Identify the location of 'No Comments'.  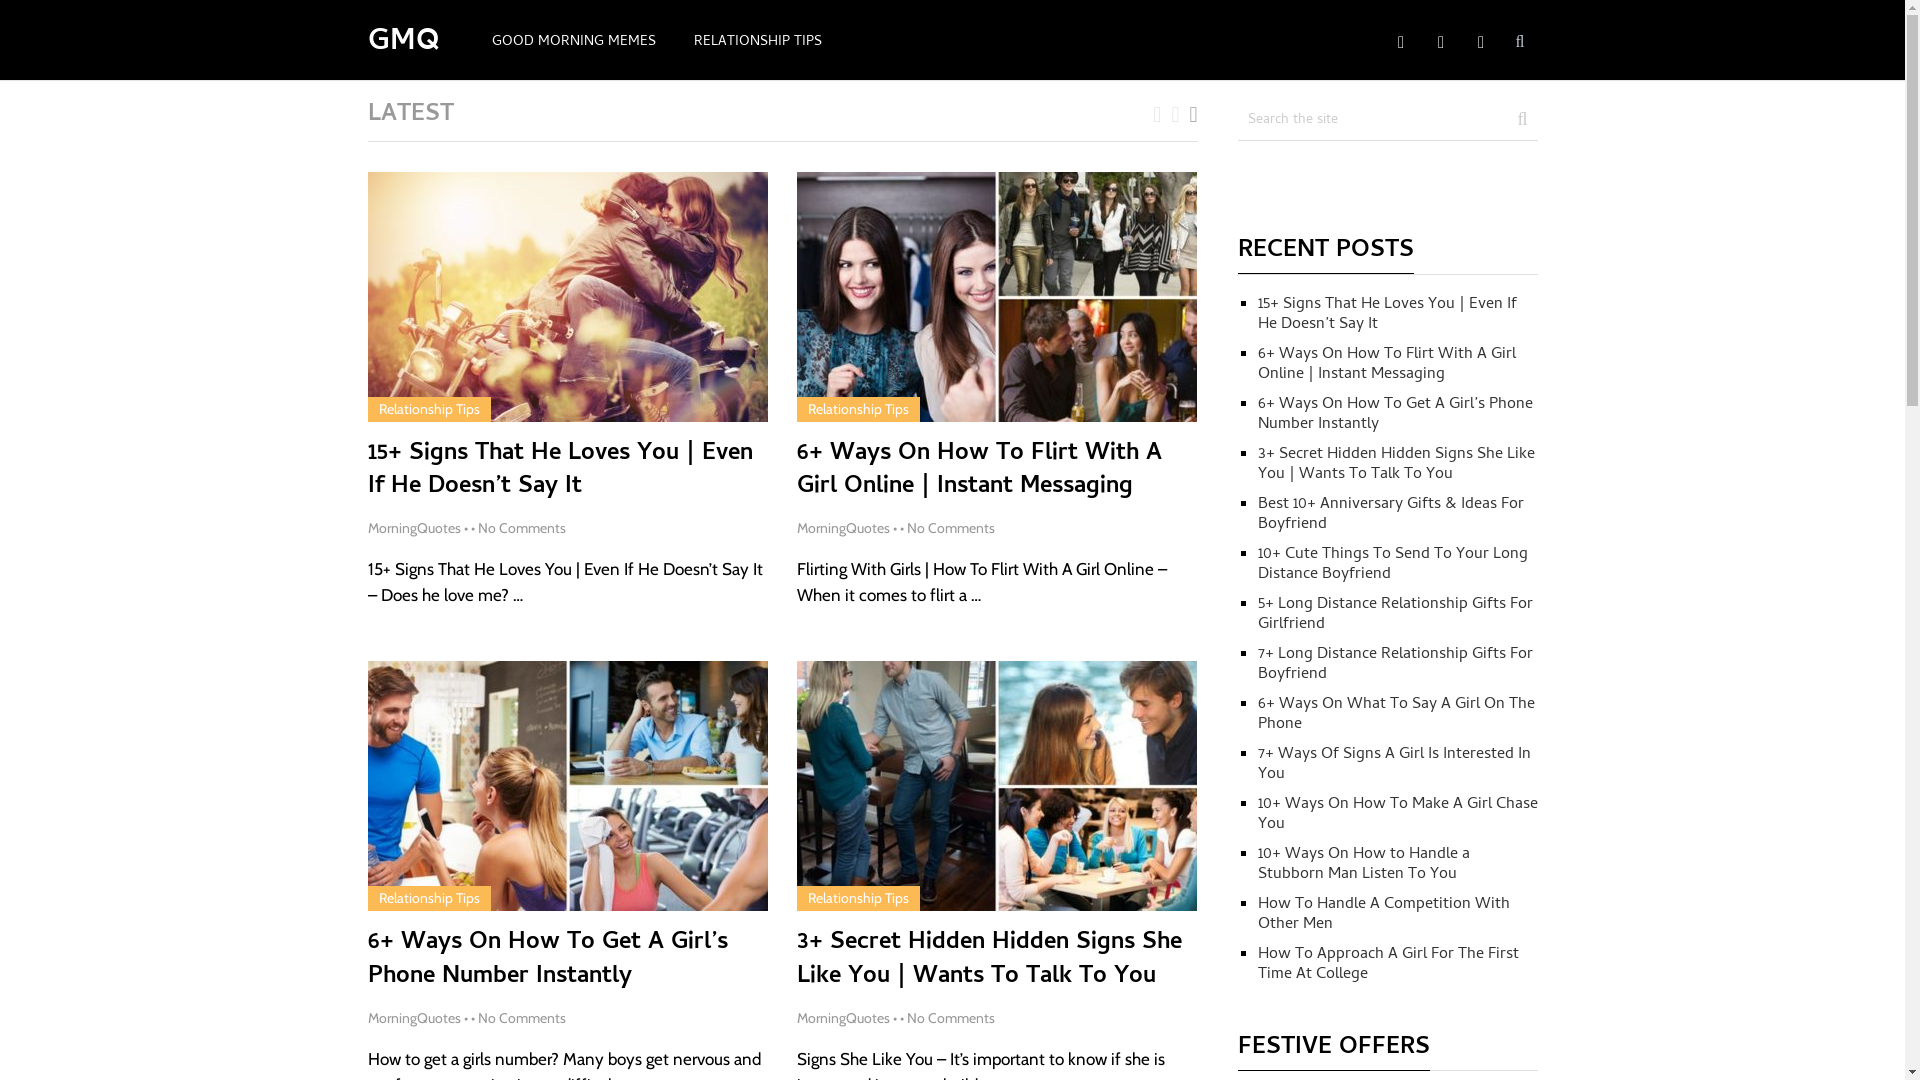
(522, 1018).